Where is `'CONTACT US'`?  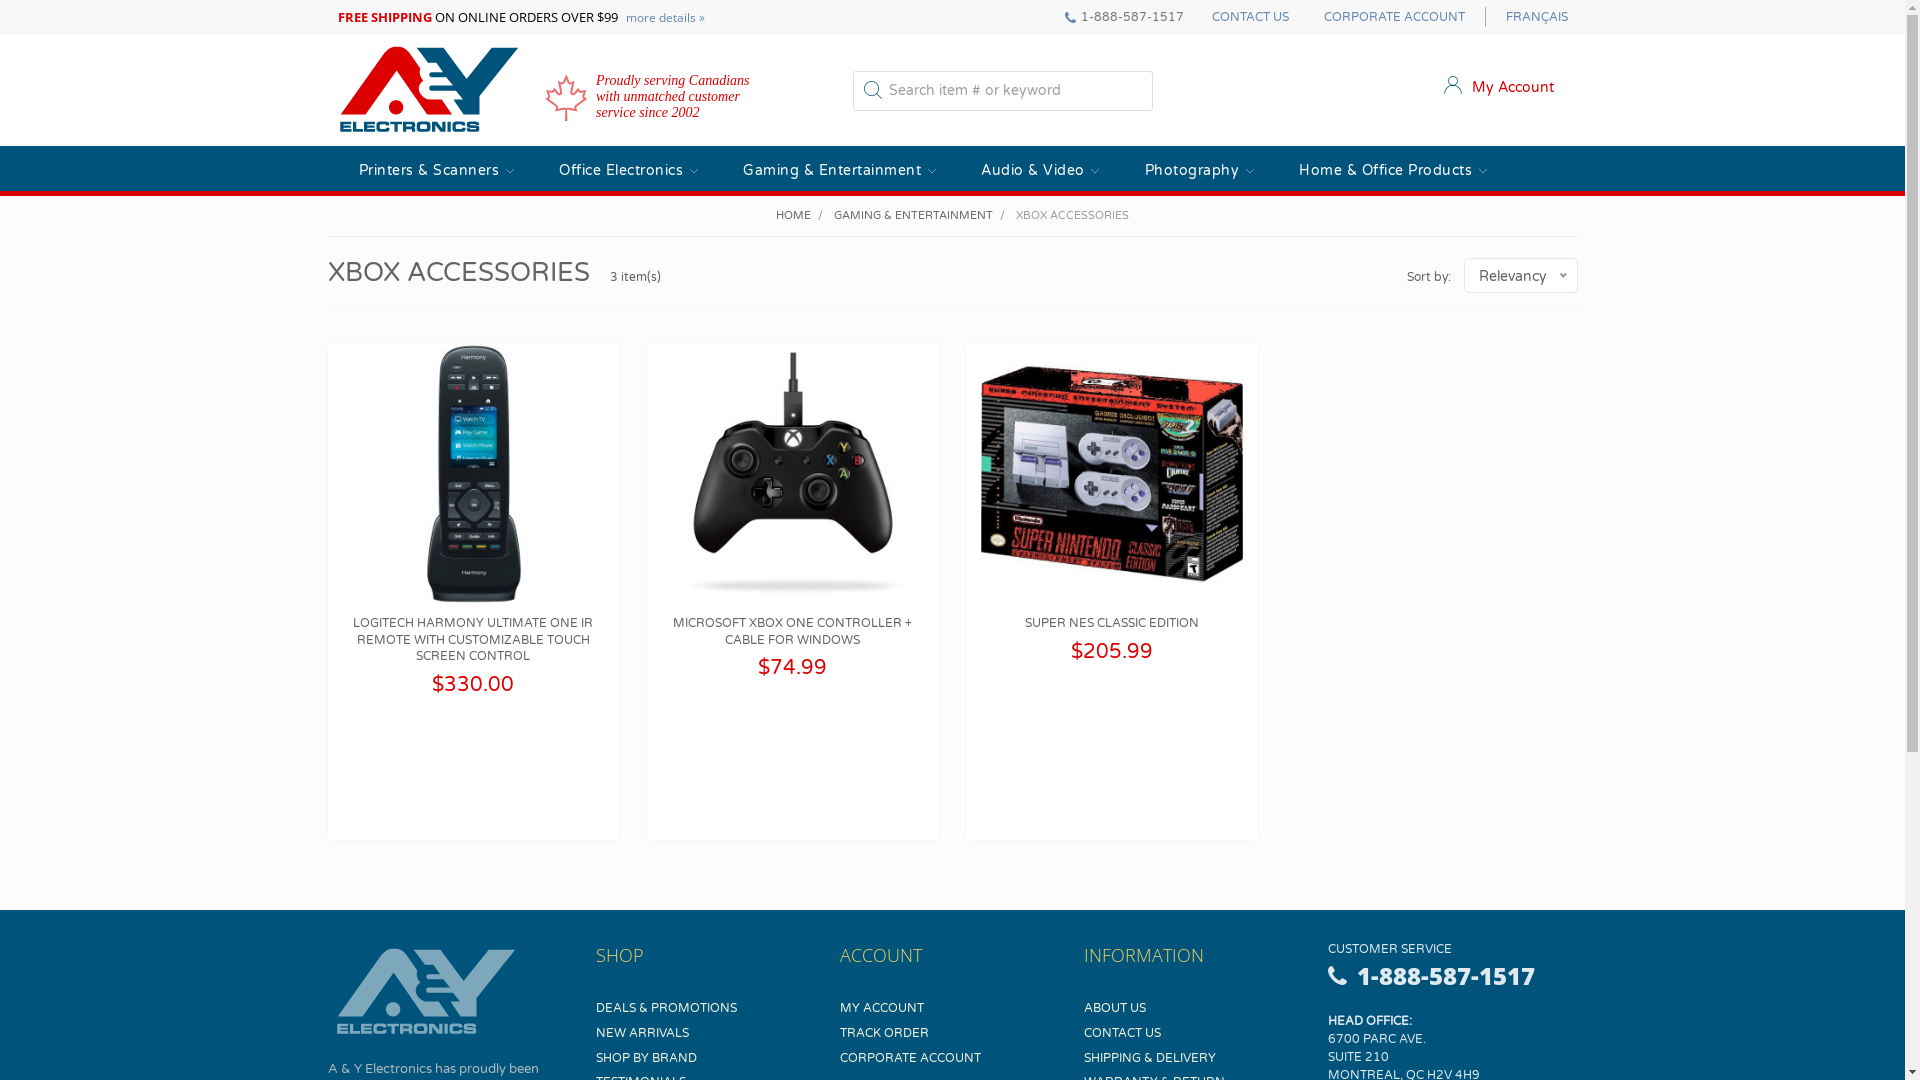
'CONTACT US' is located at coordinates (1249, 16).